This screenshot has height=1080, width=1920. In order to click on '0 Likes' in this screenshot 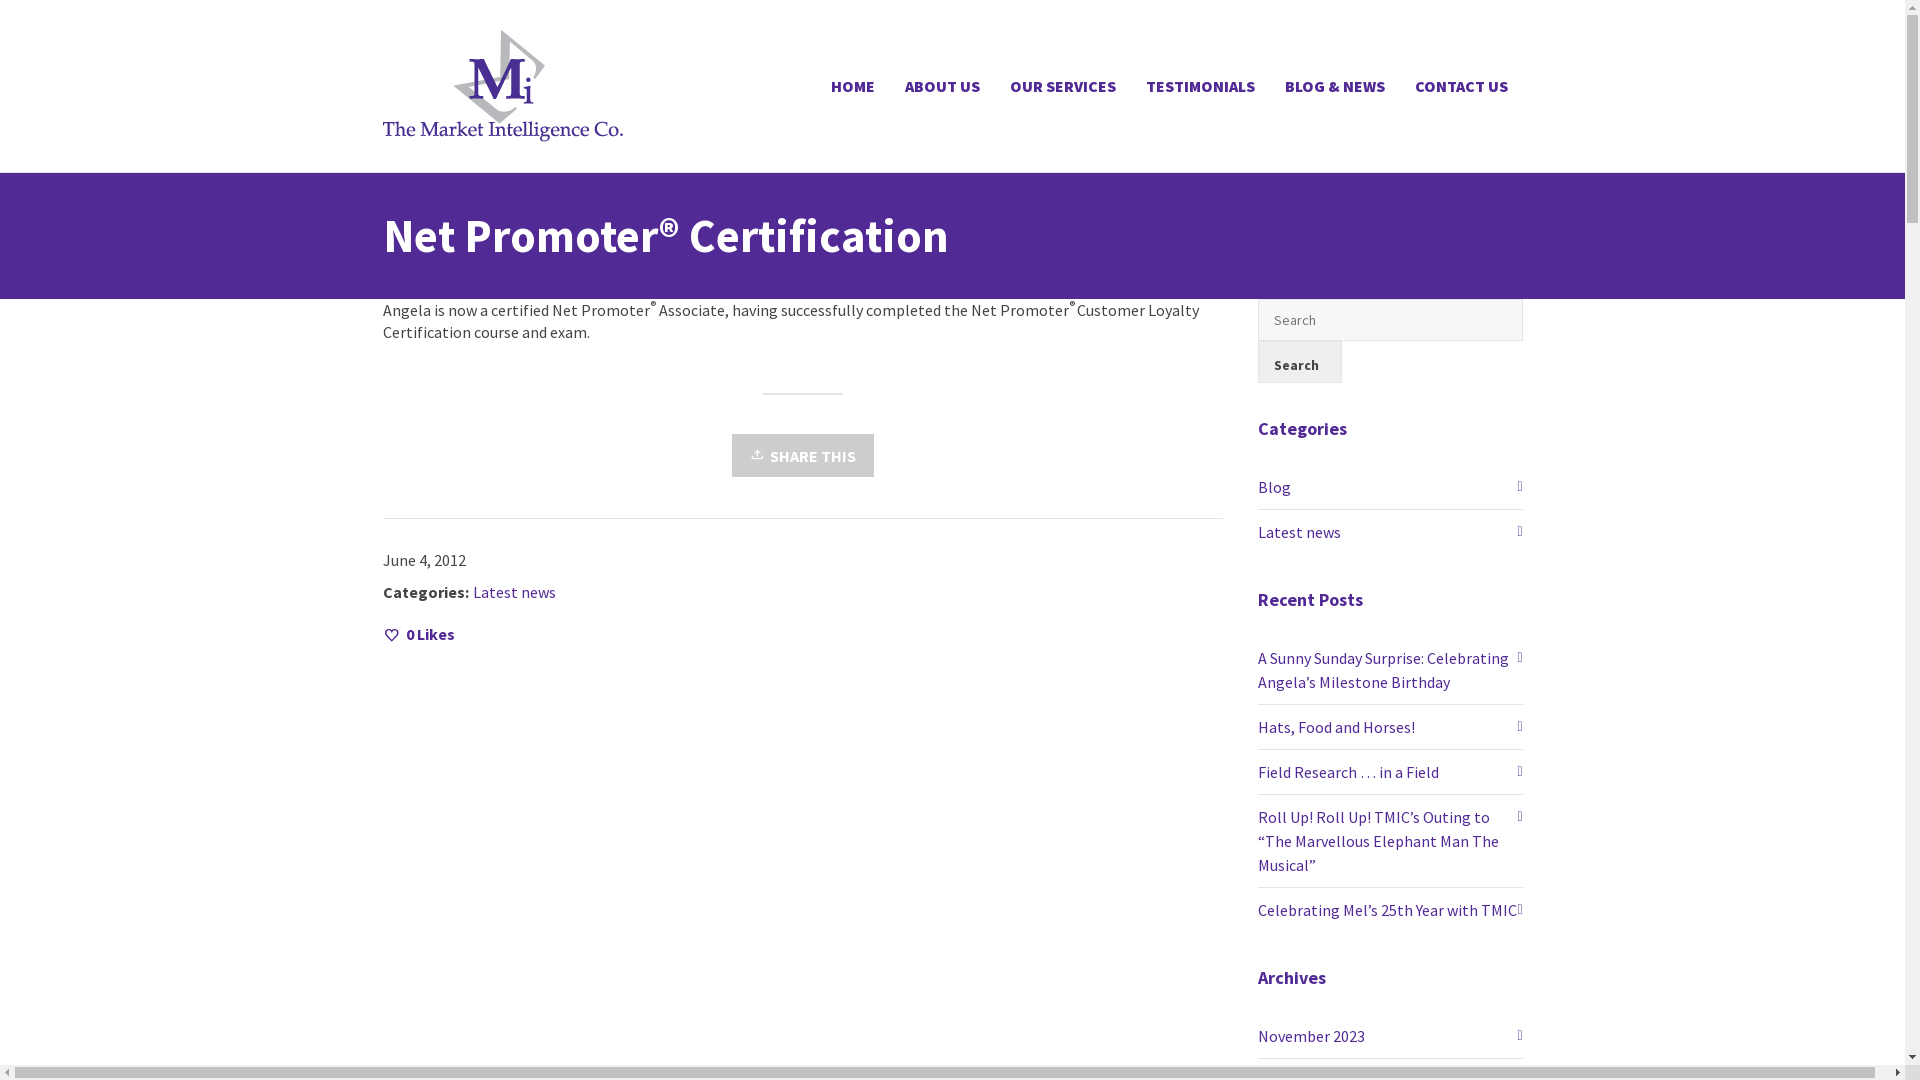, I will do `click(416, 633)`.